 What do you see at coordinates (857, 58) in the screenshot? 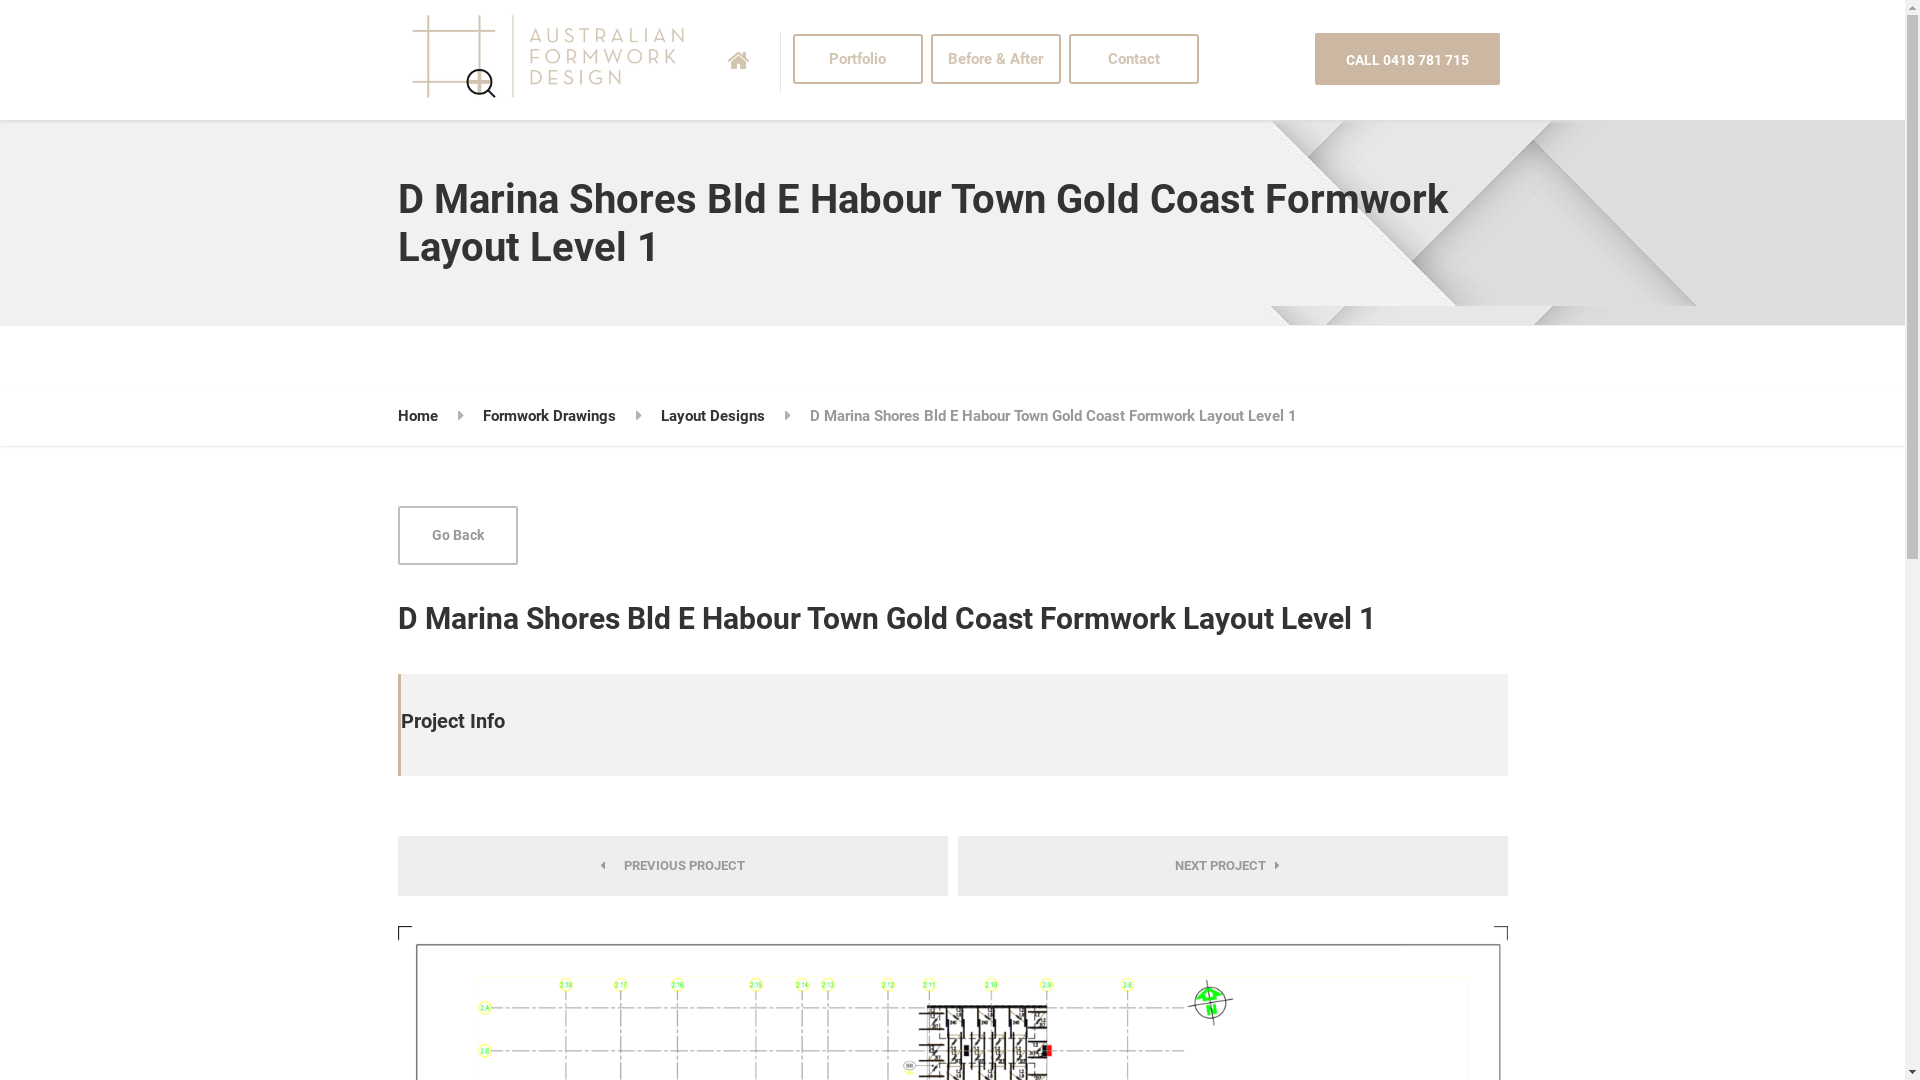
I see `'Portfolio'` at bounding box center [857, 58].